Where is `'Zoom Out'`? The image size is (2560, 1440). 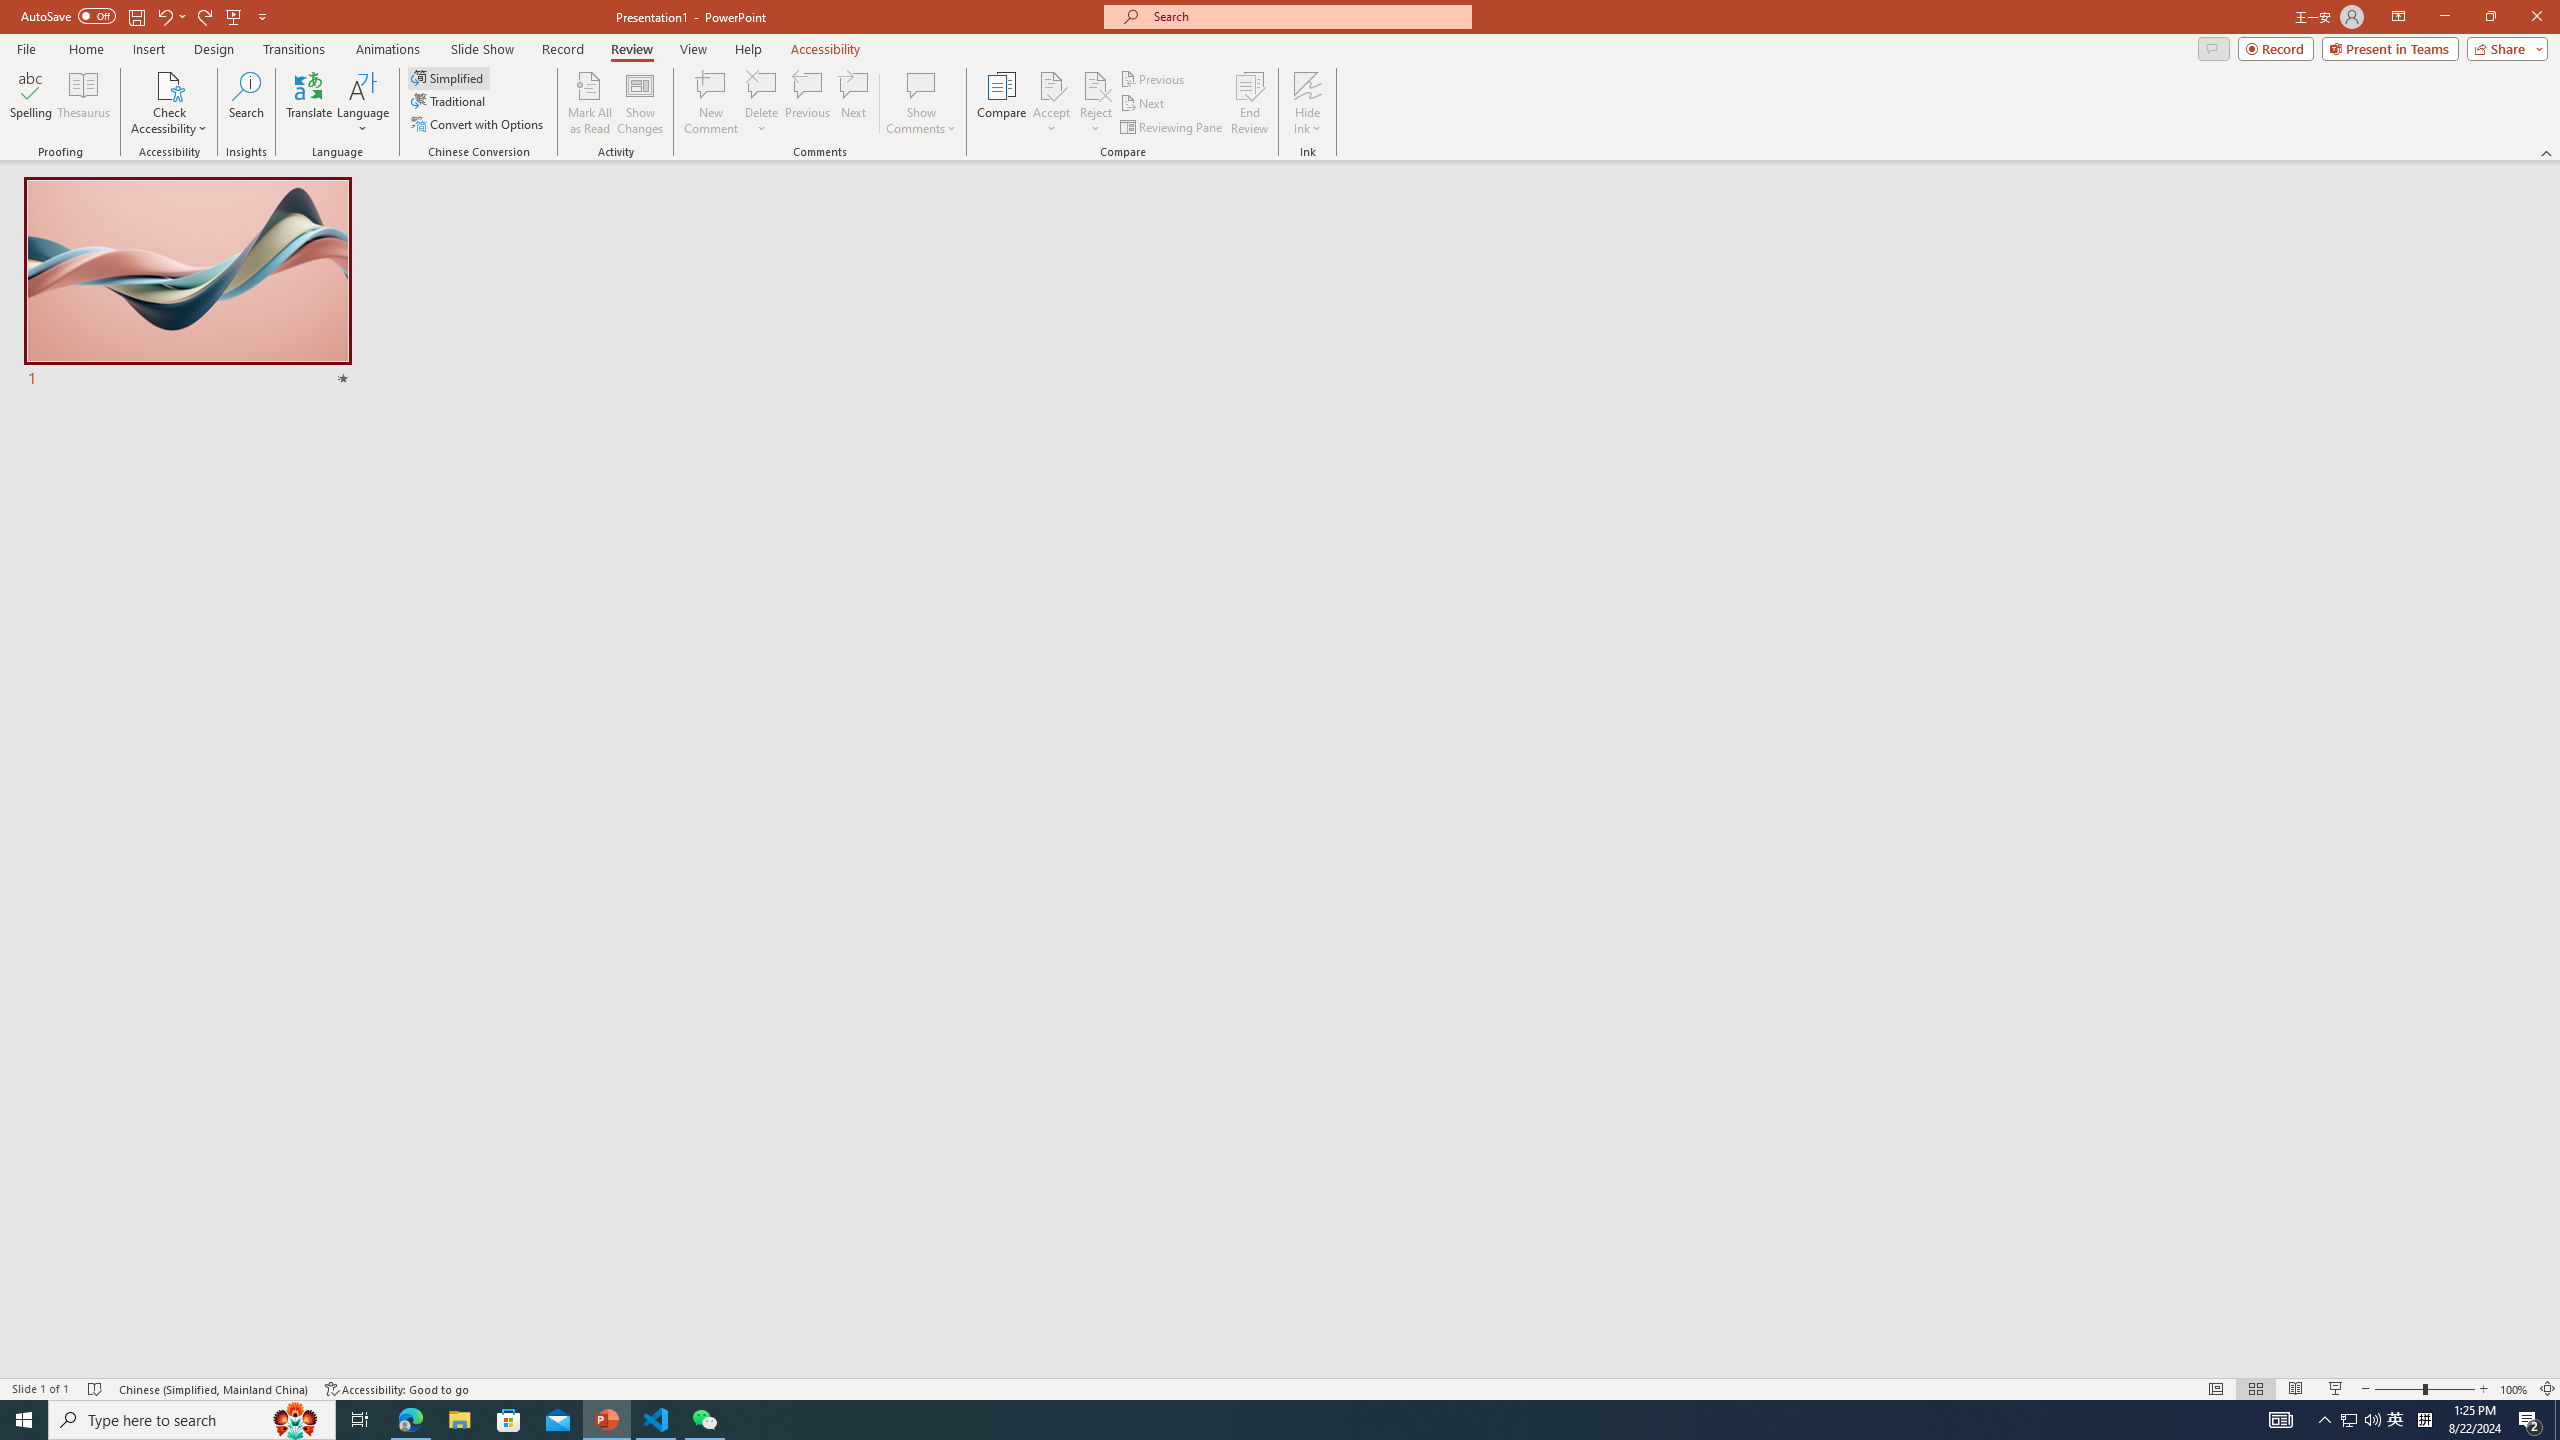
'Zoom Out' is located at coordinates (2397, 1389).